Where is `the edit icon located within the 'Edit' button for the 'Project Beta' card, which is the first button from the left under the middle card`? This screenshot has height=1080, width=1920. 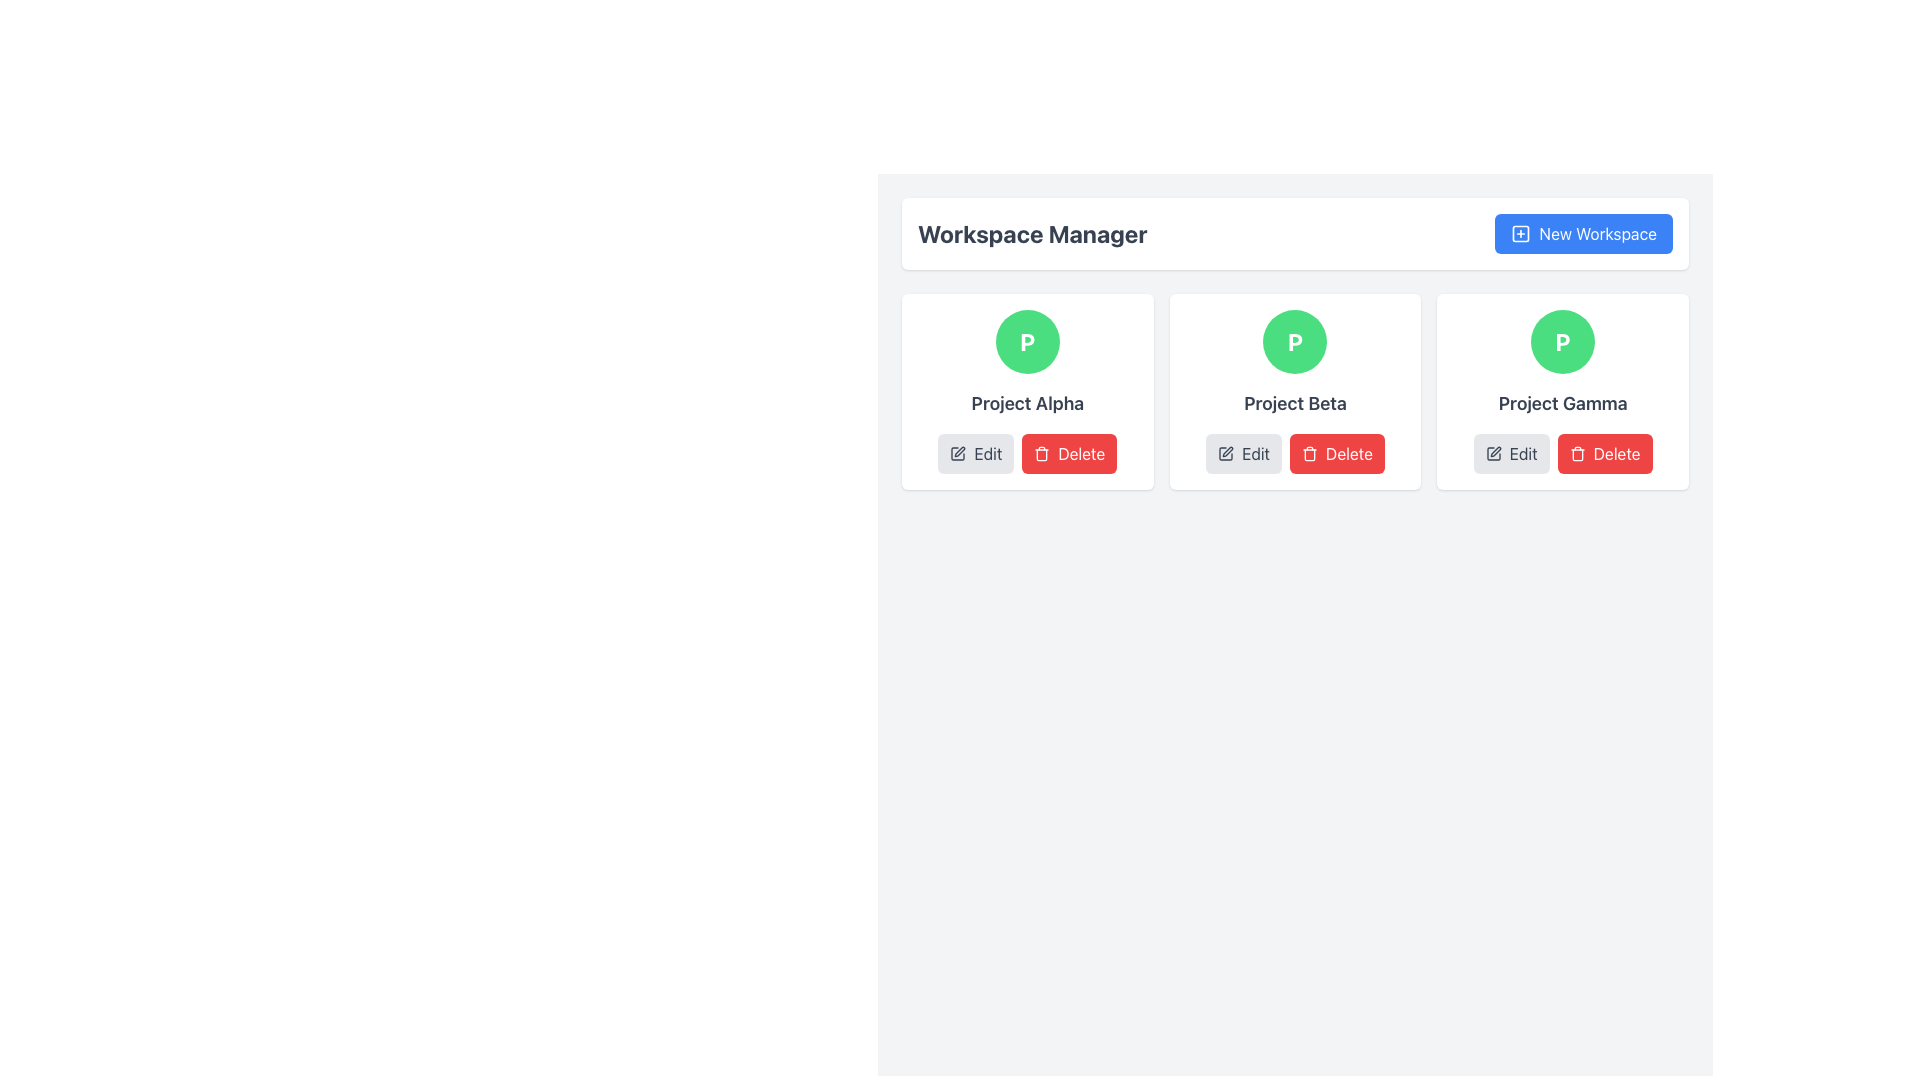 the edit icon located within the 'Edit' button for the 'Project Beta' card, which is the first button from the left under the middle card is located at coordinates (1225, 454).